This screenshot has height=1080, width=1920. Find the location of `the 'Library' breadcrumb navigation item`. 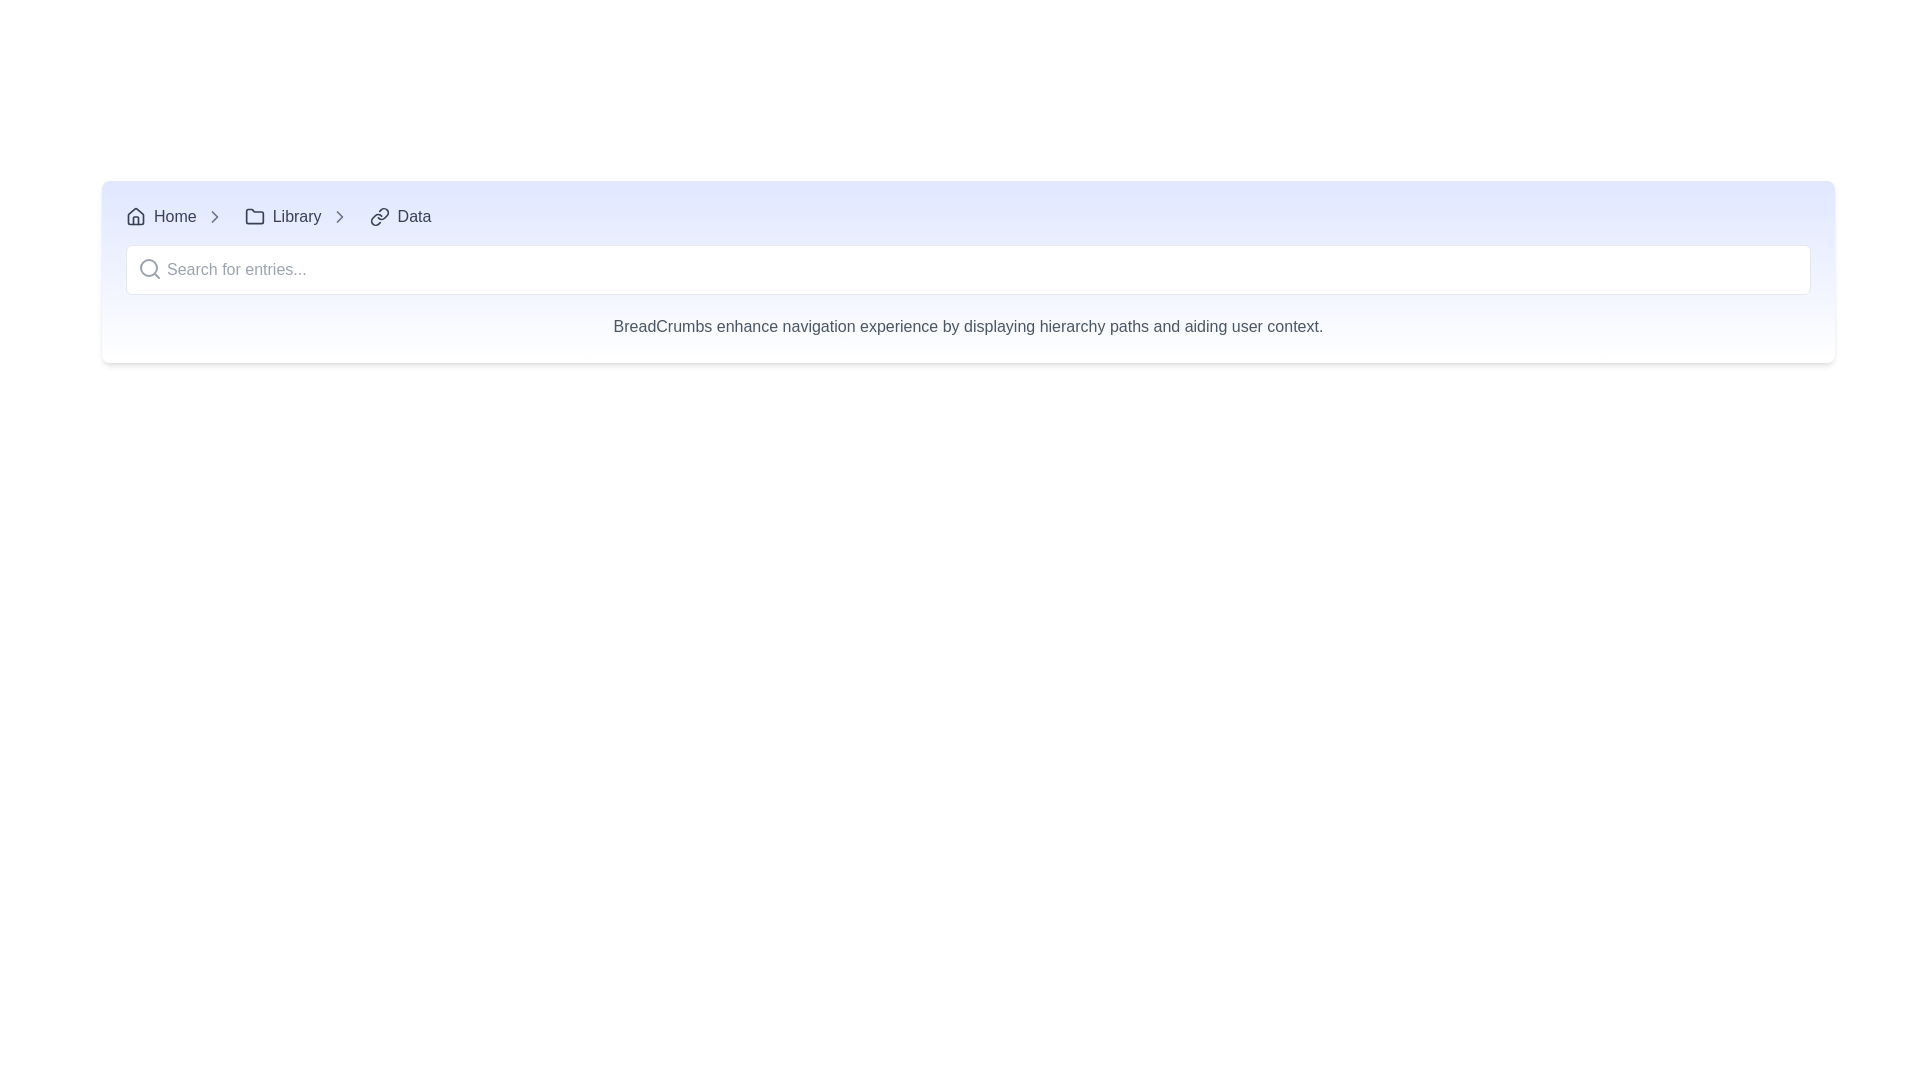

the 'Library' breadcrumb navigation item is located at coordinates (300, 216).